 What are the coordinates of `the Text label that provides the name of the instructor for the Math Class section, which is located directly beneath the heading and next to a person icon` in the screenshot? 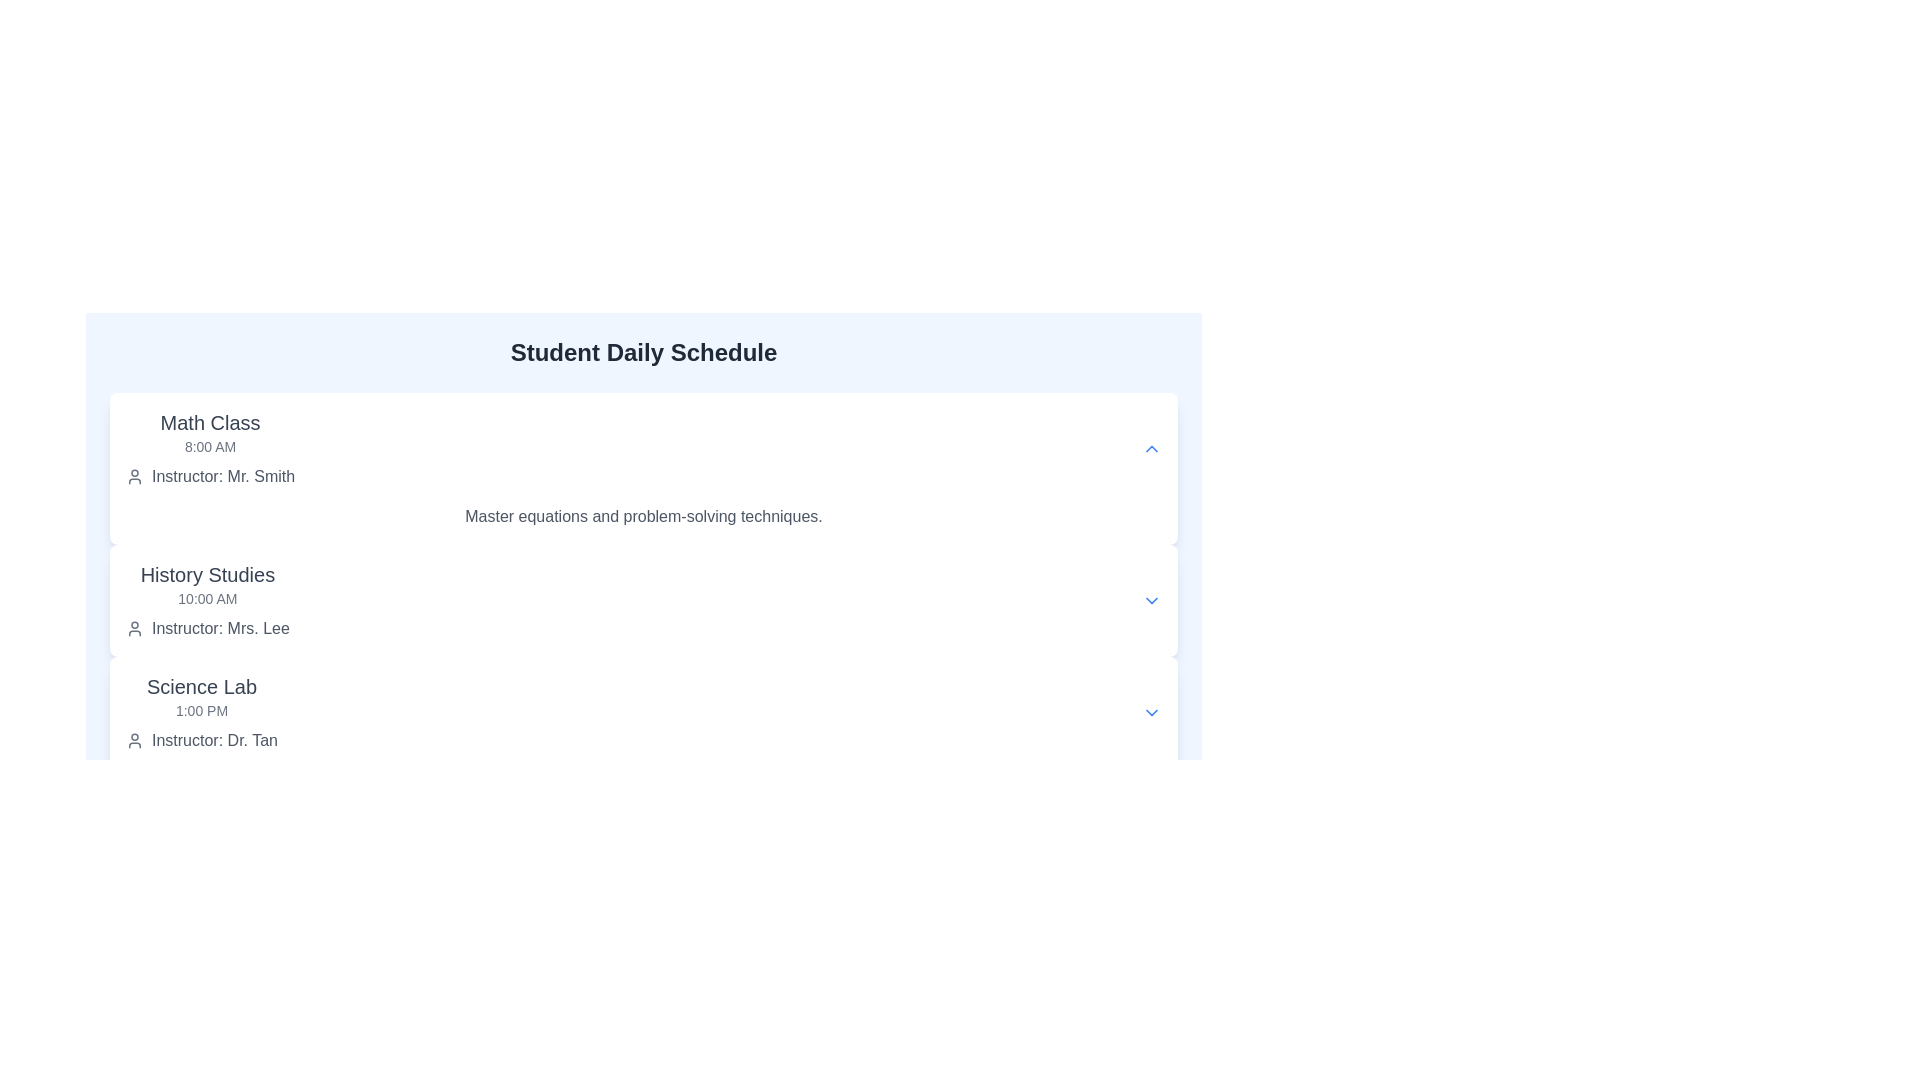 It's located at (223, 477).